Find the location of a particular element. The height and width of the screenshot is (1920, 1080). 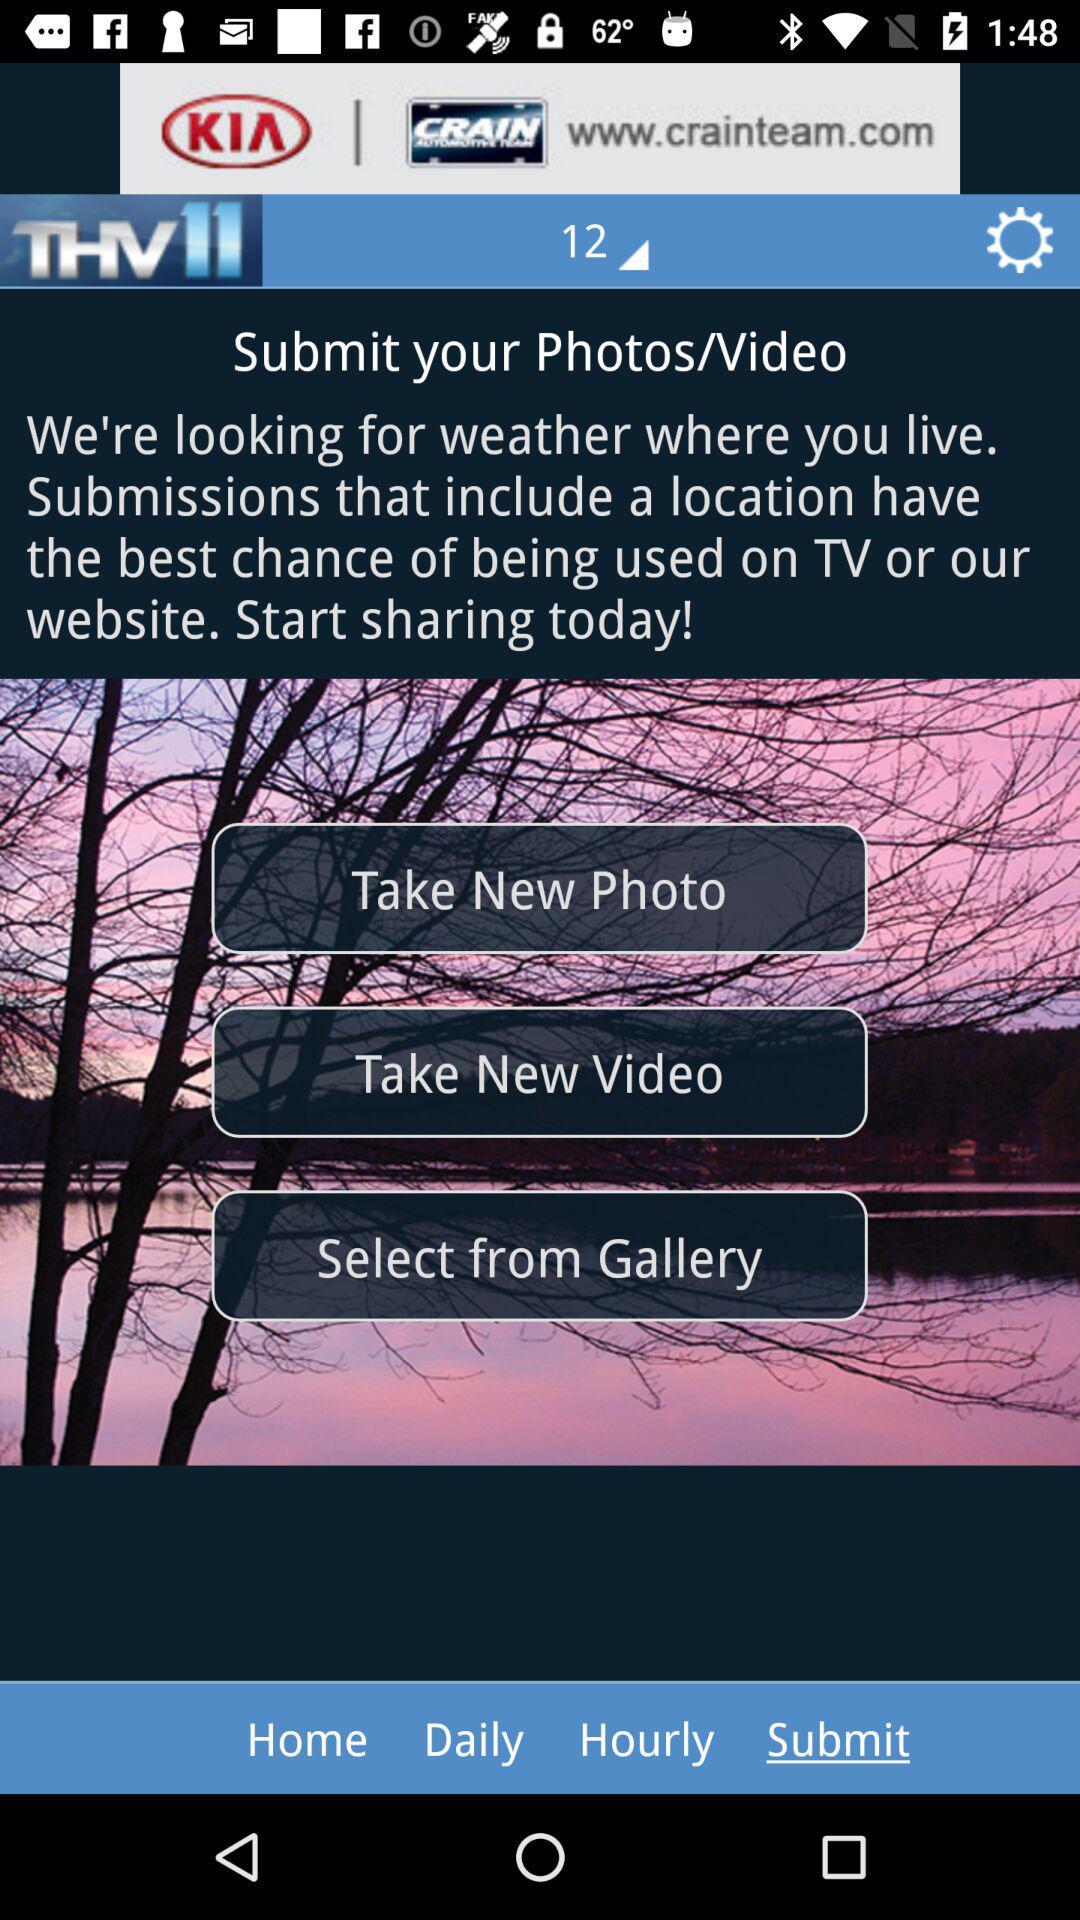

select from gallery item is located at coordinates (538, 1254).